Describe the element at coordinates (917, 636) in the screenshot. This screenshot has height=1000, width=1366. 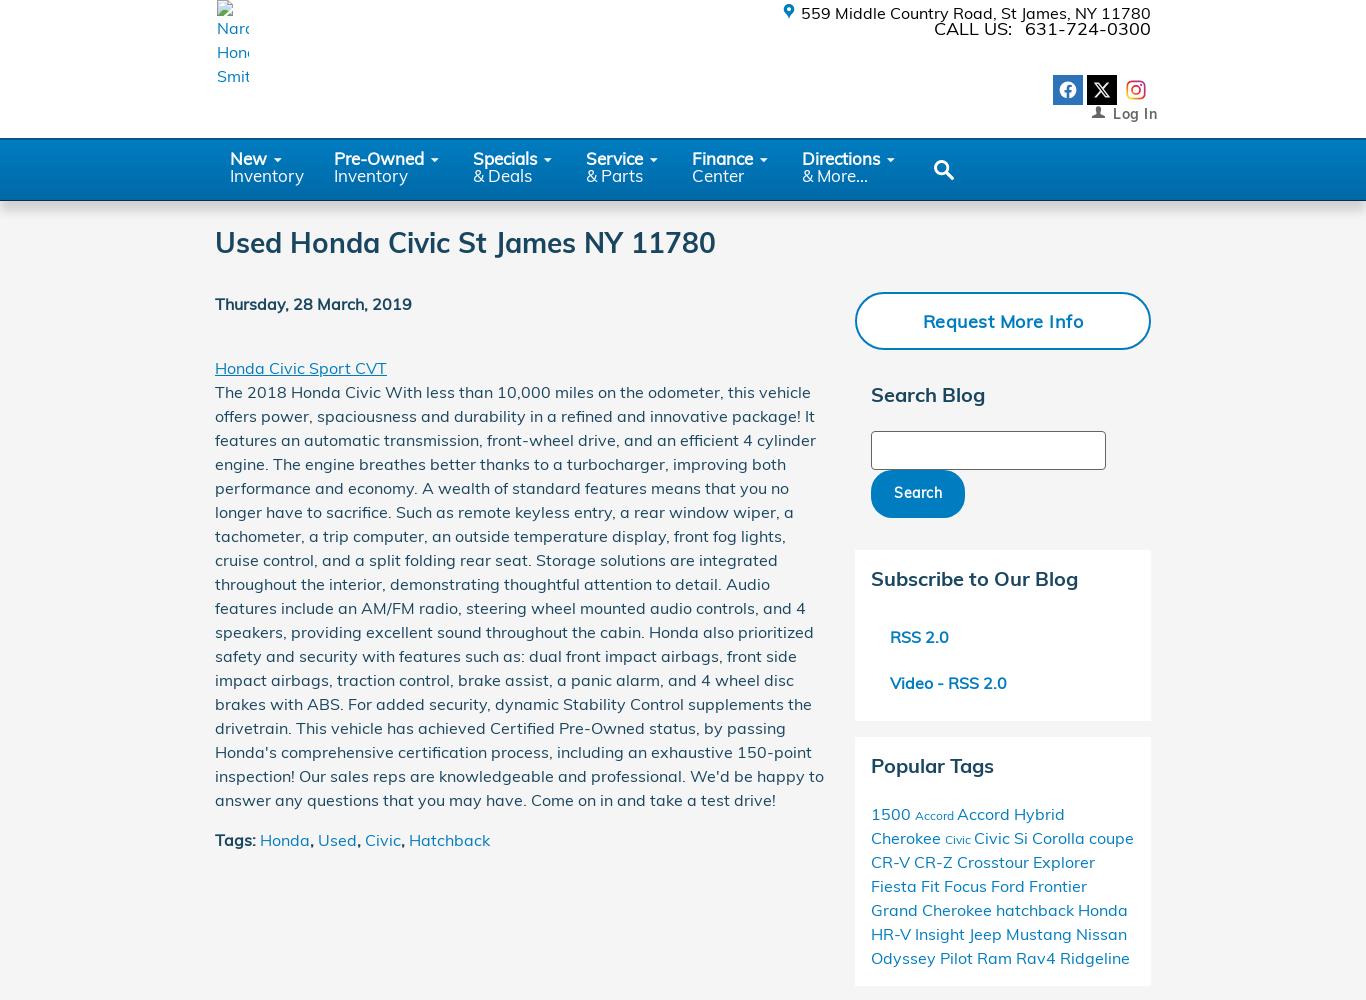
I see `'RSS 2.0'` at that location.